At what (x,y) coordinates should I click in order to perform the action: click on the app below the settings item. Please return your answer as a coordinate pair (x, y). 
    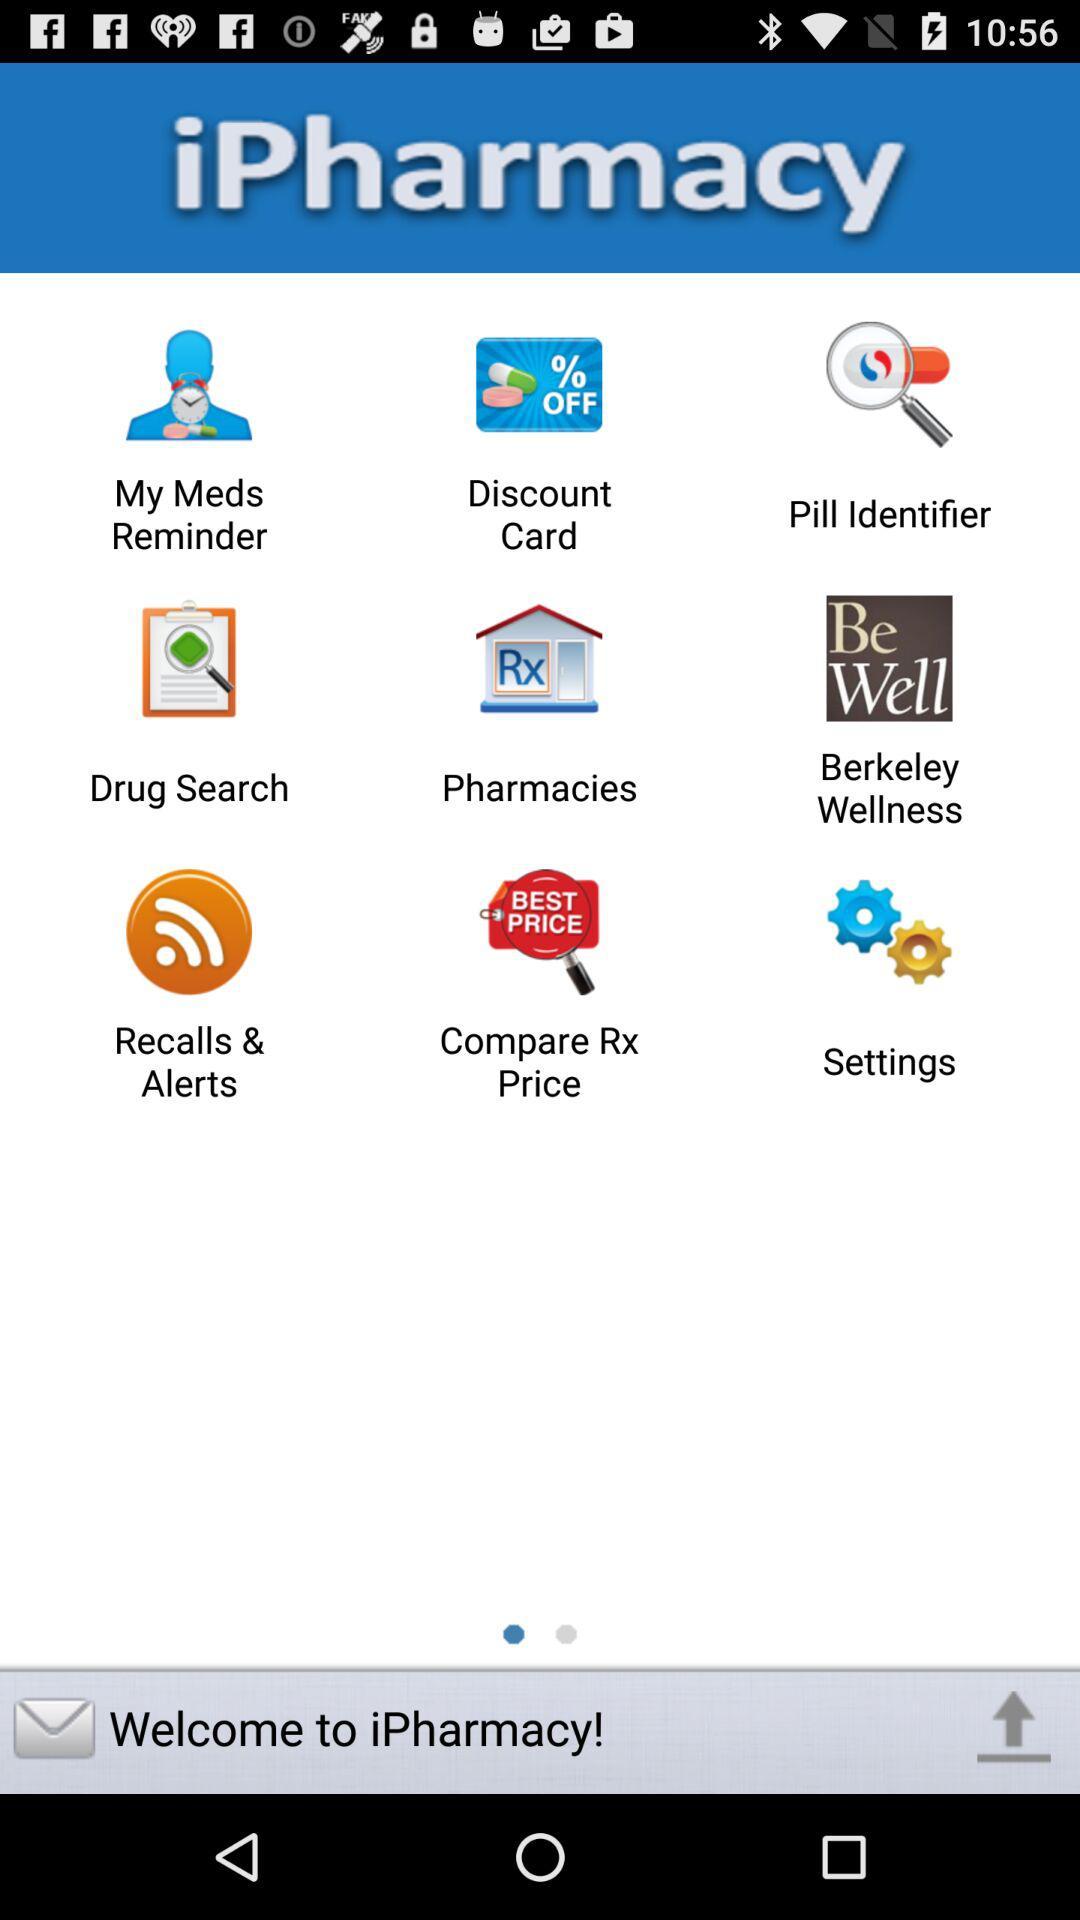
    Looking at the image, I should click on (1014, 1727).